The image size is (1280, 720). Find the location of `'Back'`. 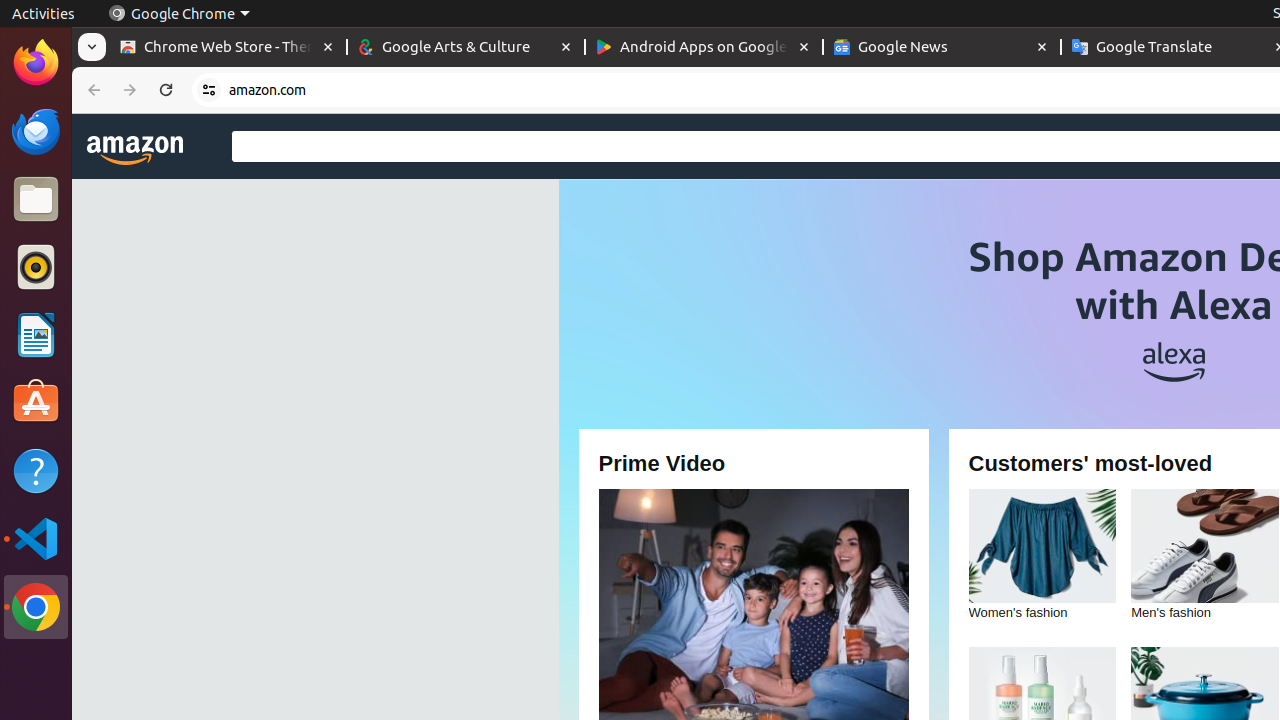

'Back' is located at coordinates (90, 90).